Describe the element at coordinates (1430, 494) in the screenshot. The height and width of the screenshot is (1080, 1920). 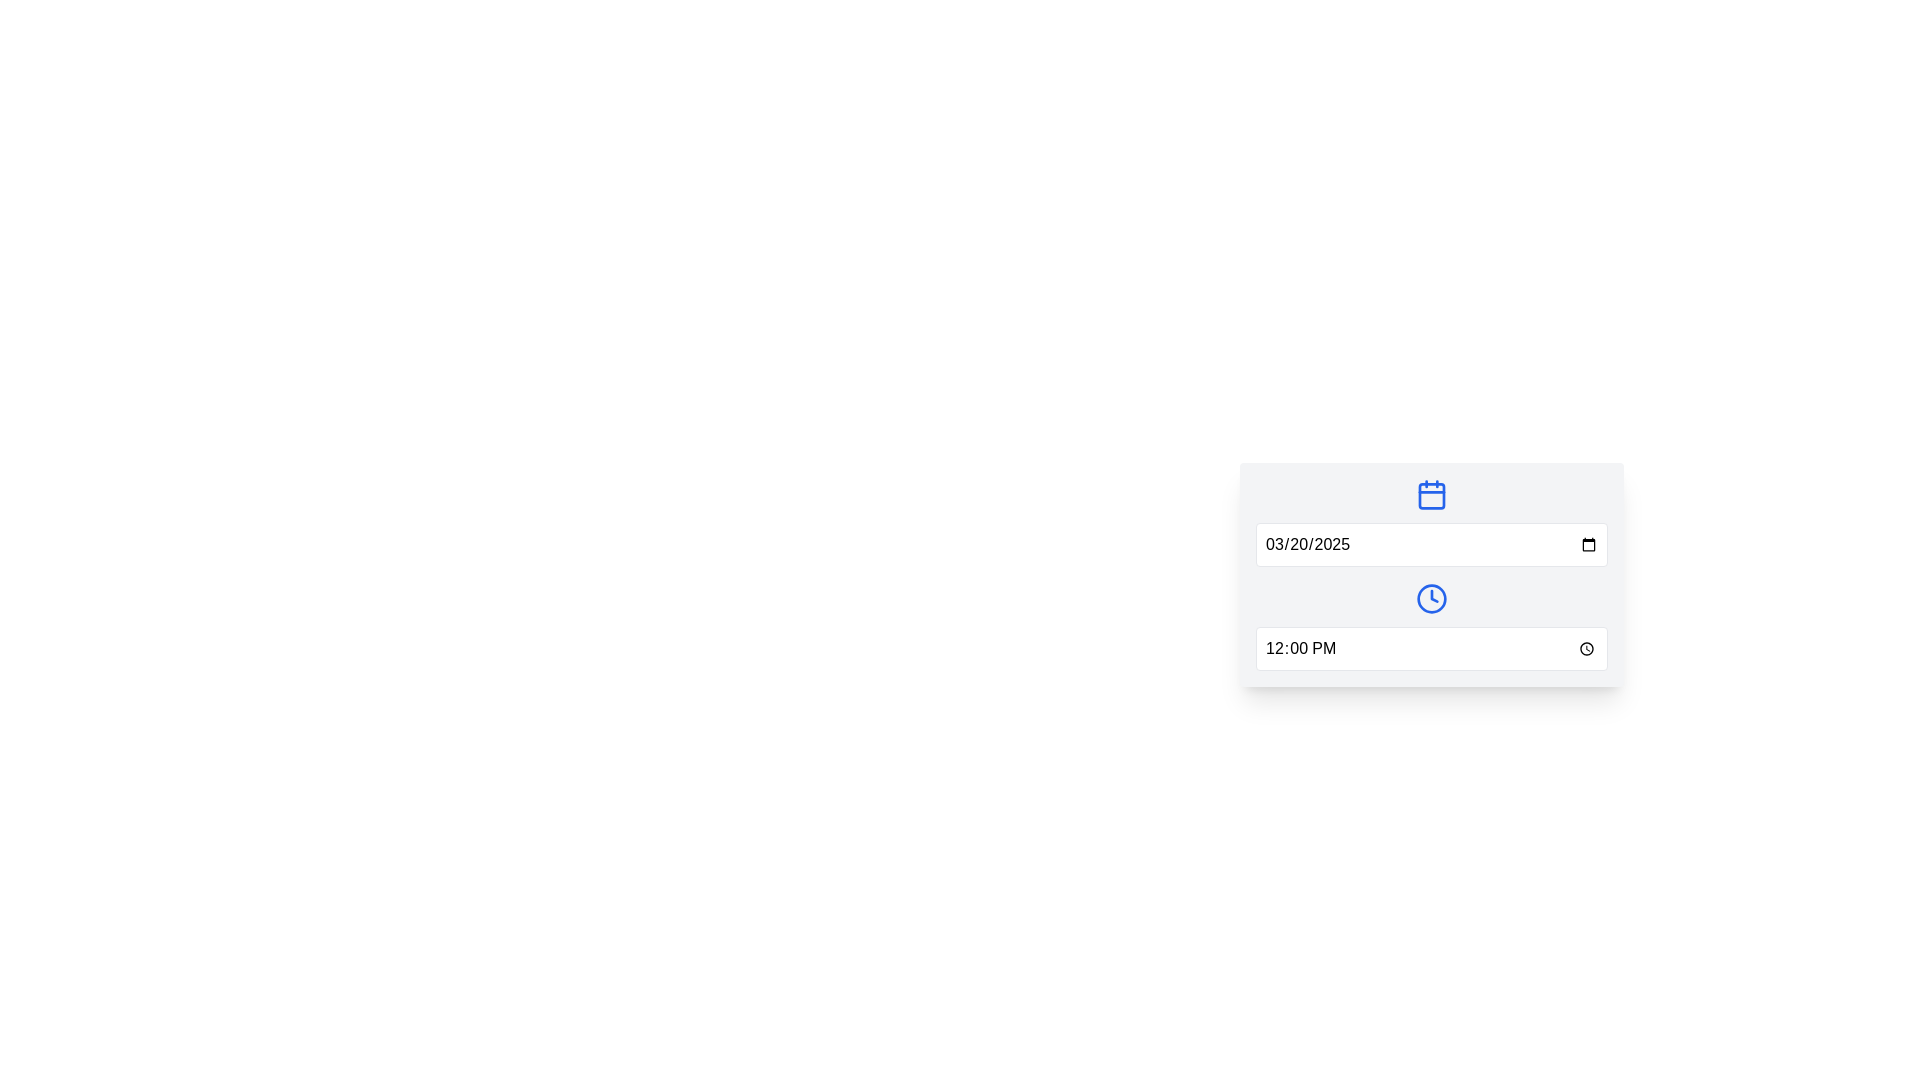
I see `the calendar icon, which has a blue outline and rounded corners, positioned above a date input field` at that location.